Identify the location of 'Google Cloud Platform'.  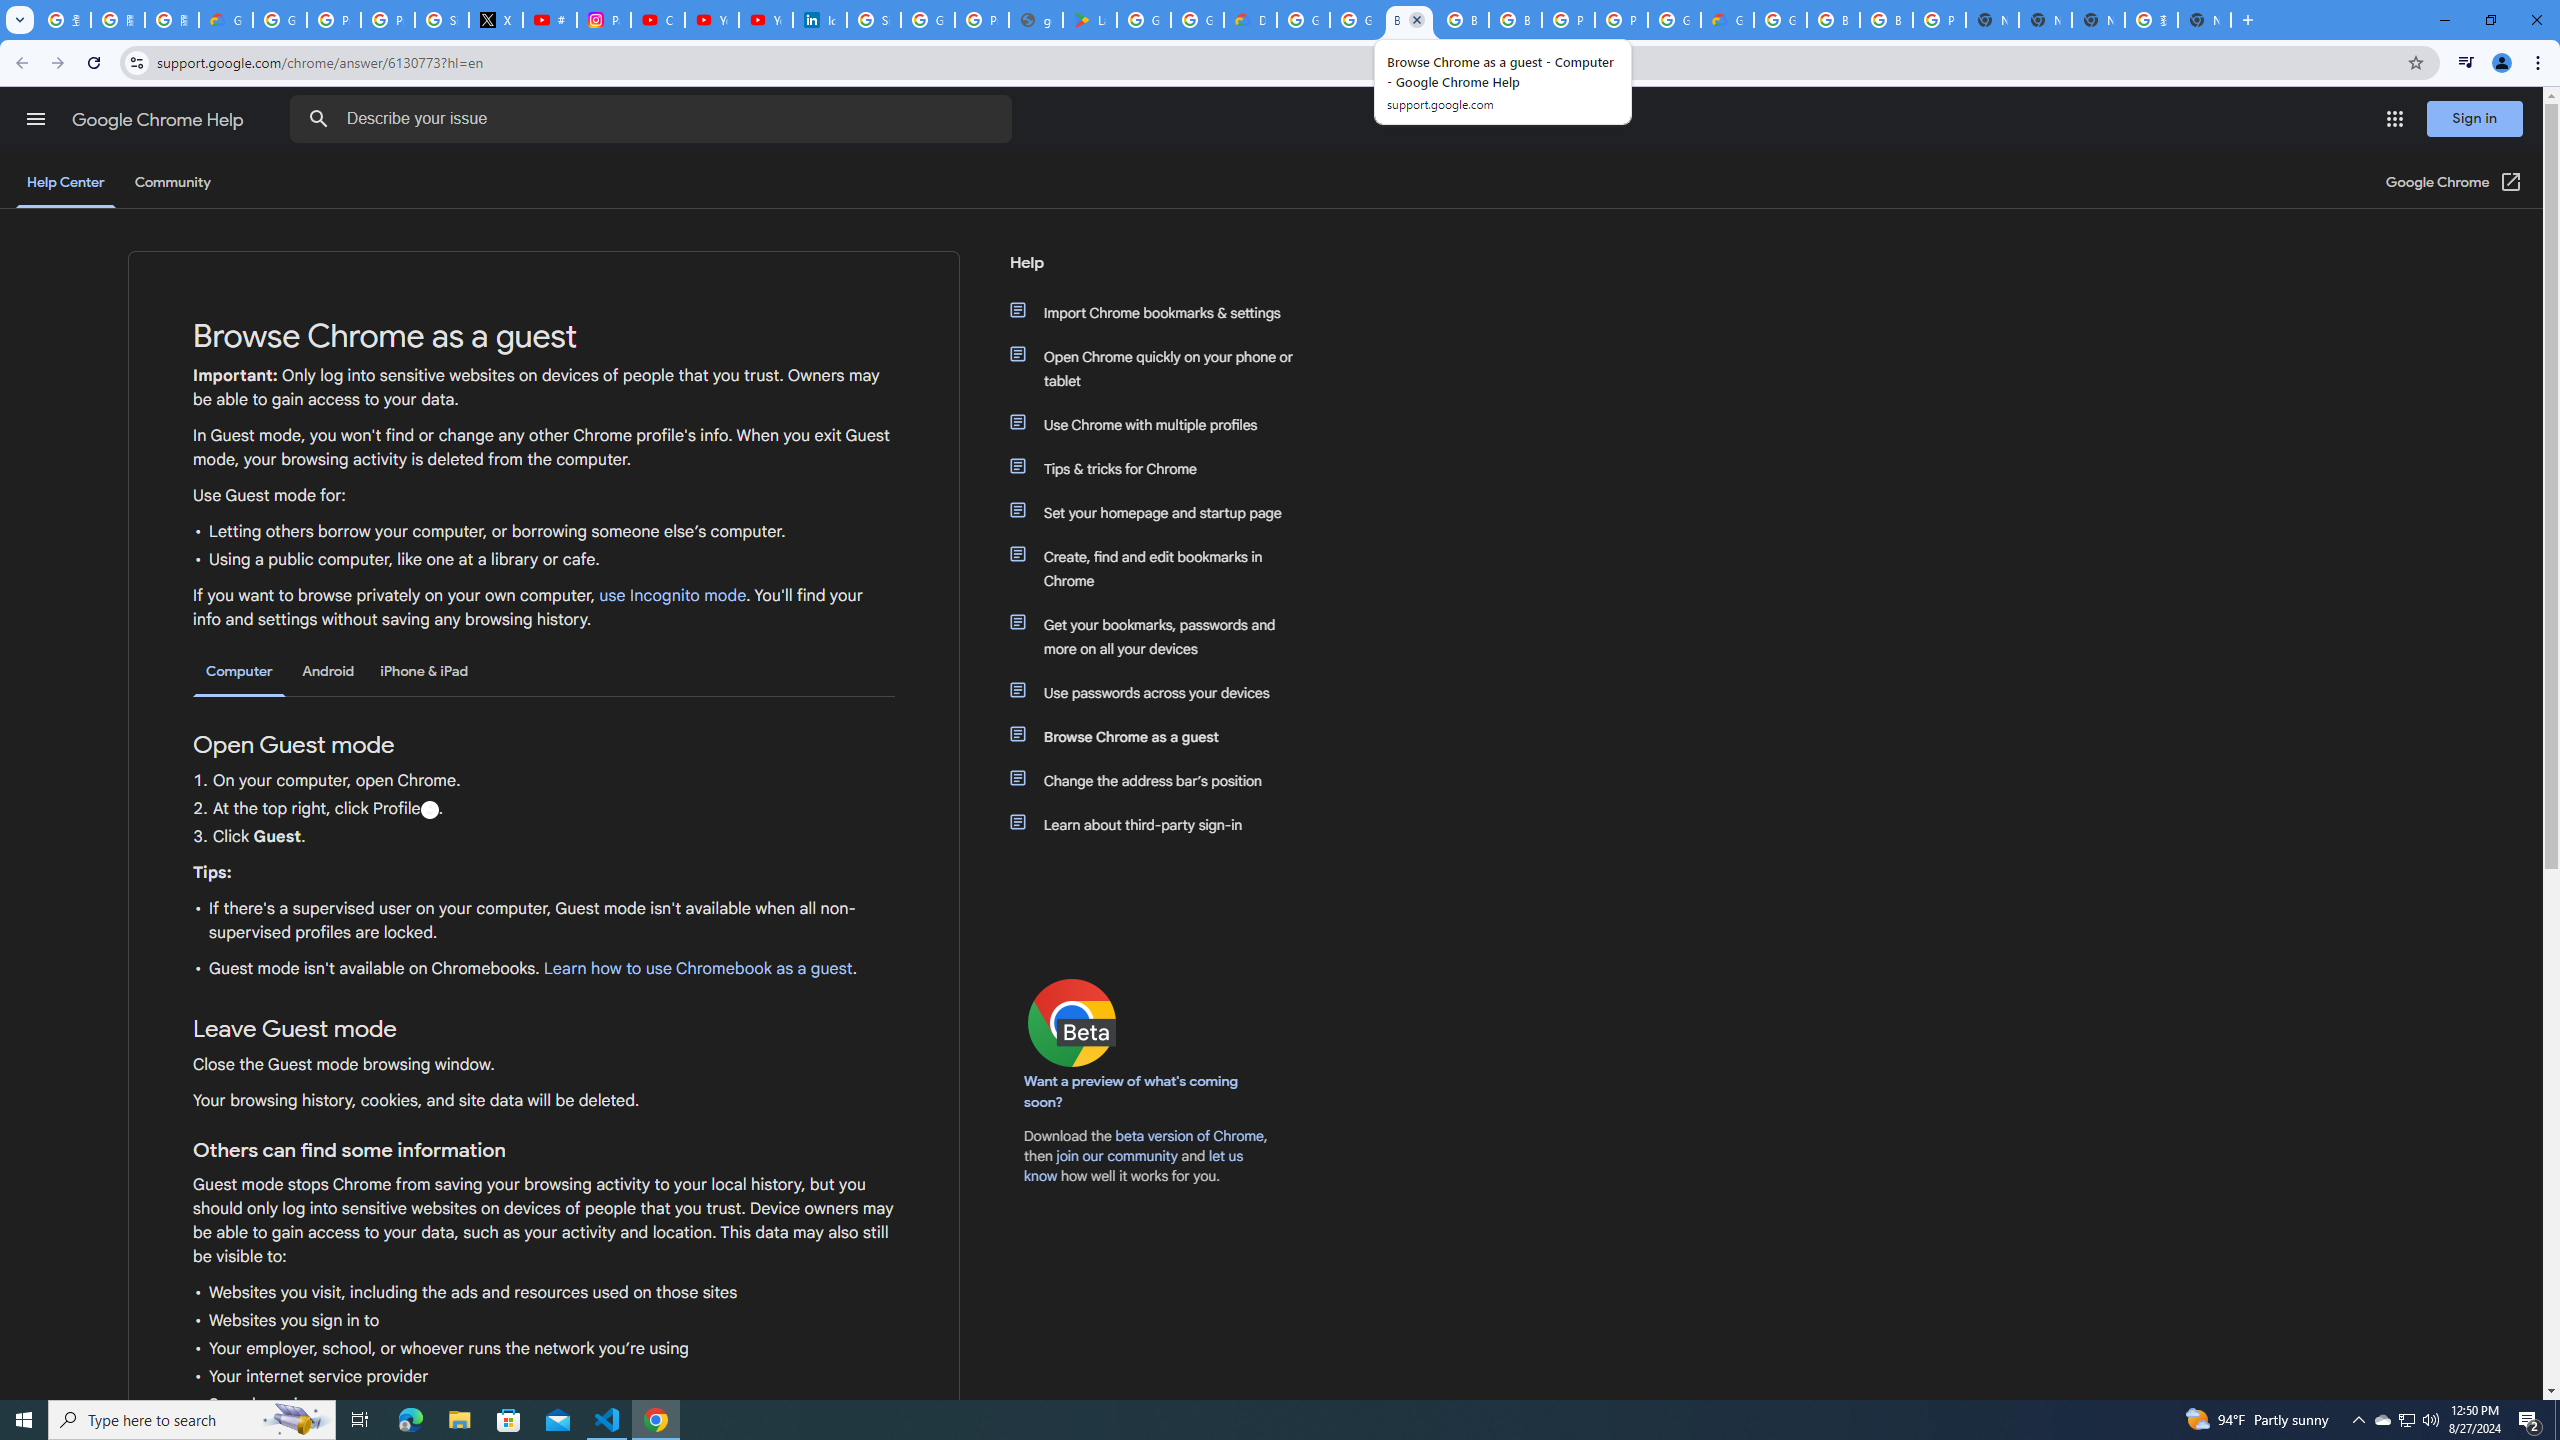
(1780, 19).